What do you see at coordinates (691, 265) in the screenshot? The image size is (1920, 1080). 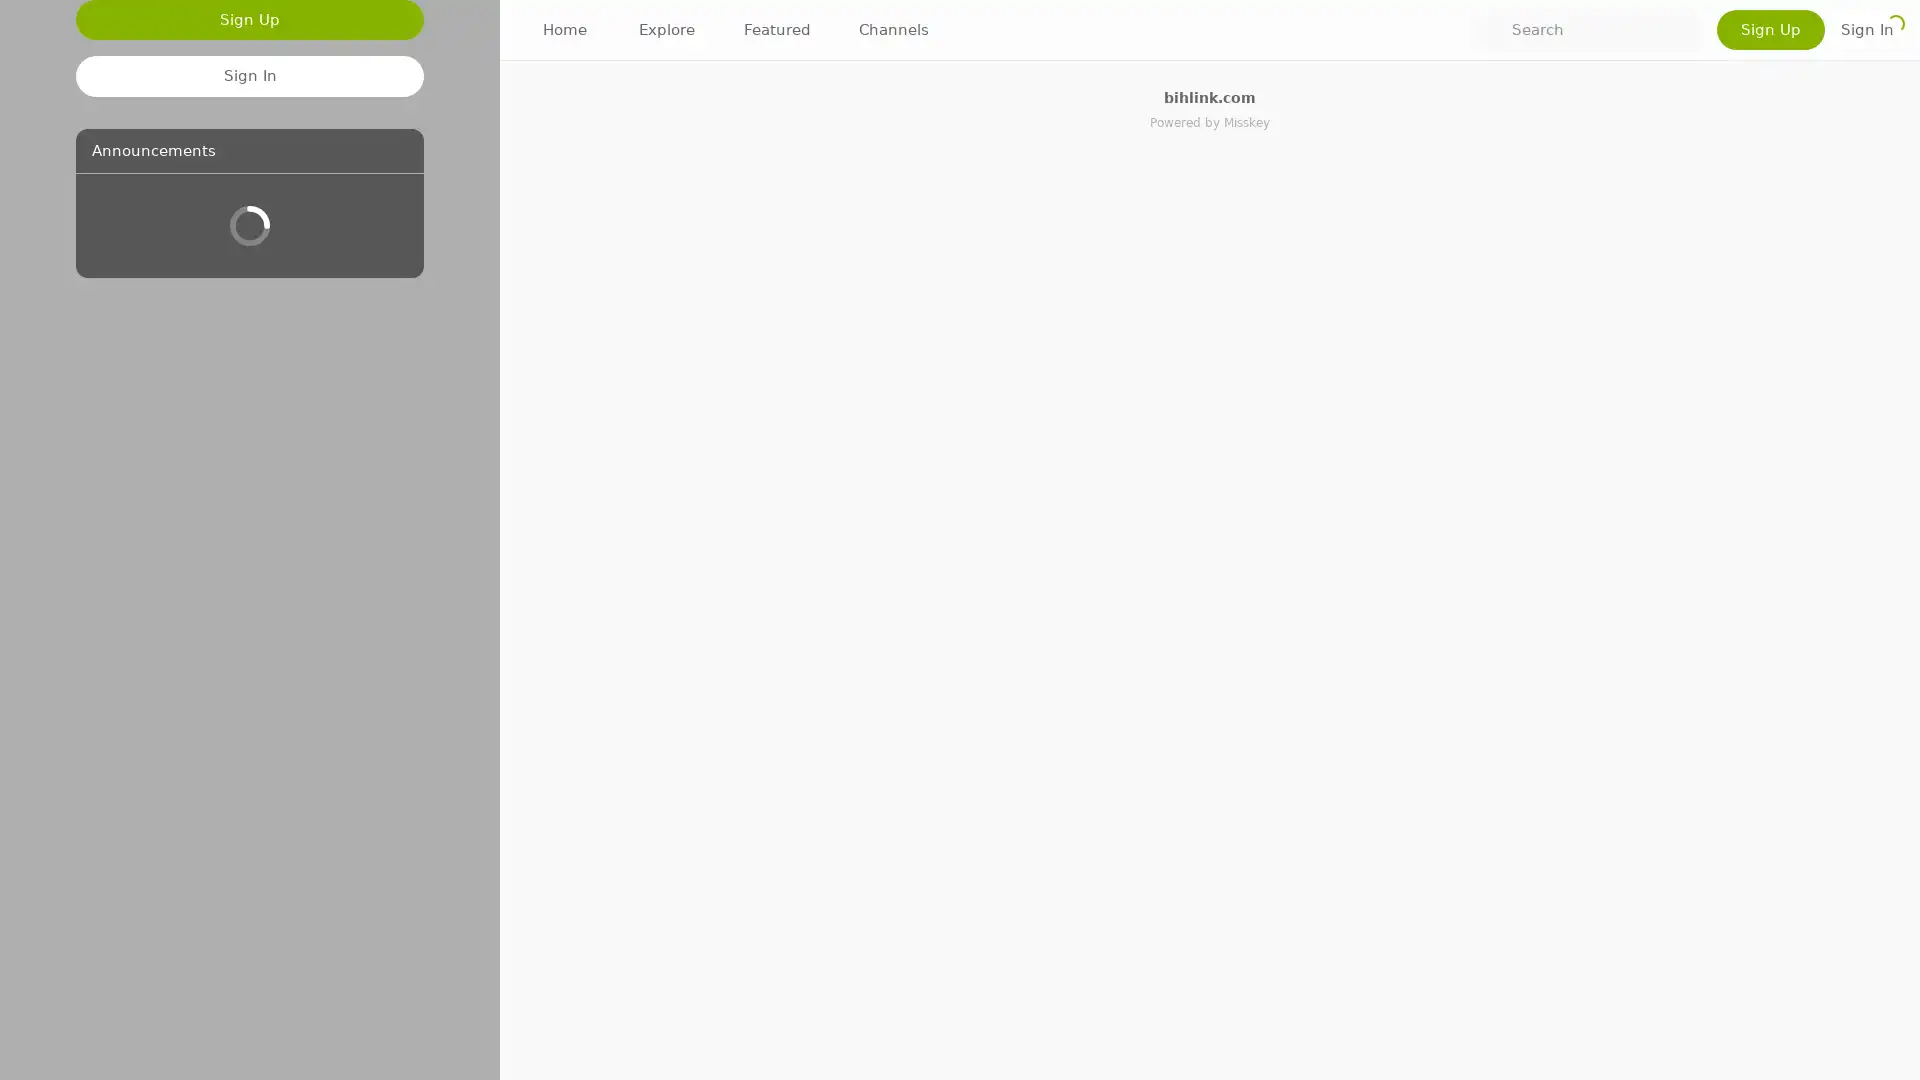 I see `1` at bounding box center [691, 265].